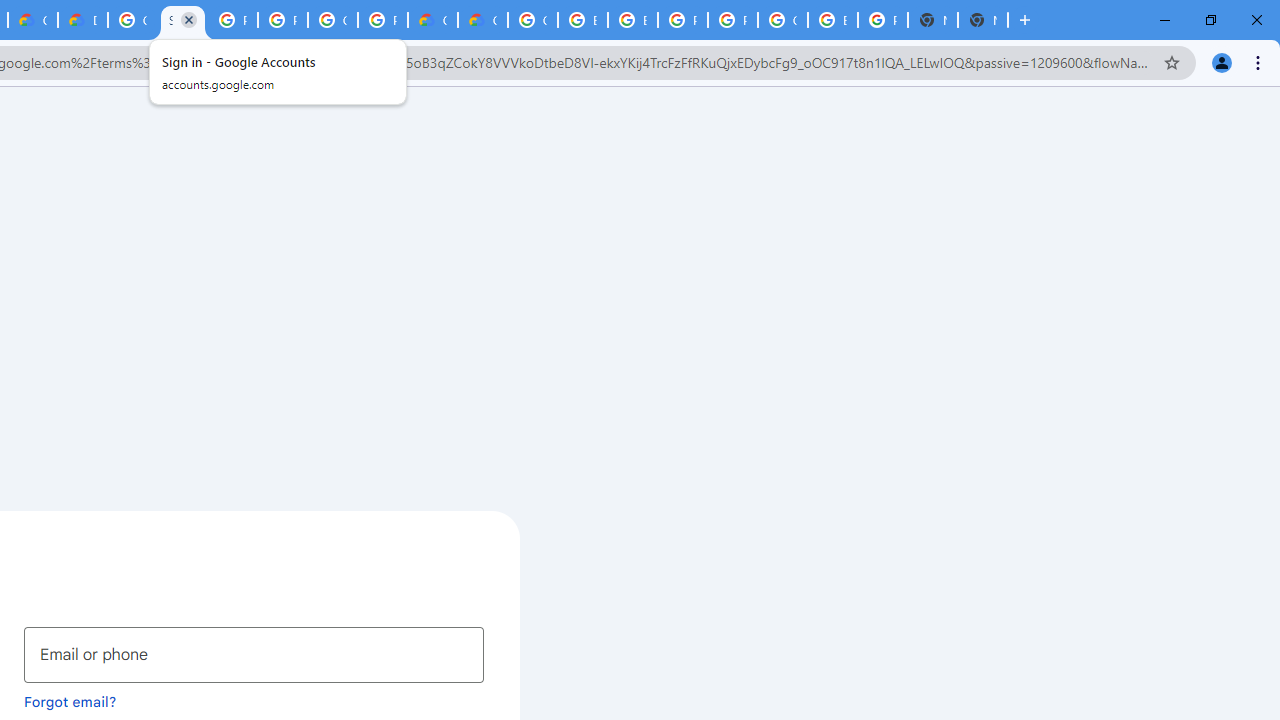 The width and height of the screenshot is (1280, 720). What do you see at coordinates (253, 654) in the screenshot?
I see `'Email or phone'` at bounding box center [253, 654].